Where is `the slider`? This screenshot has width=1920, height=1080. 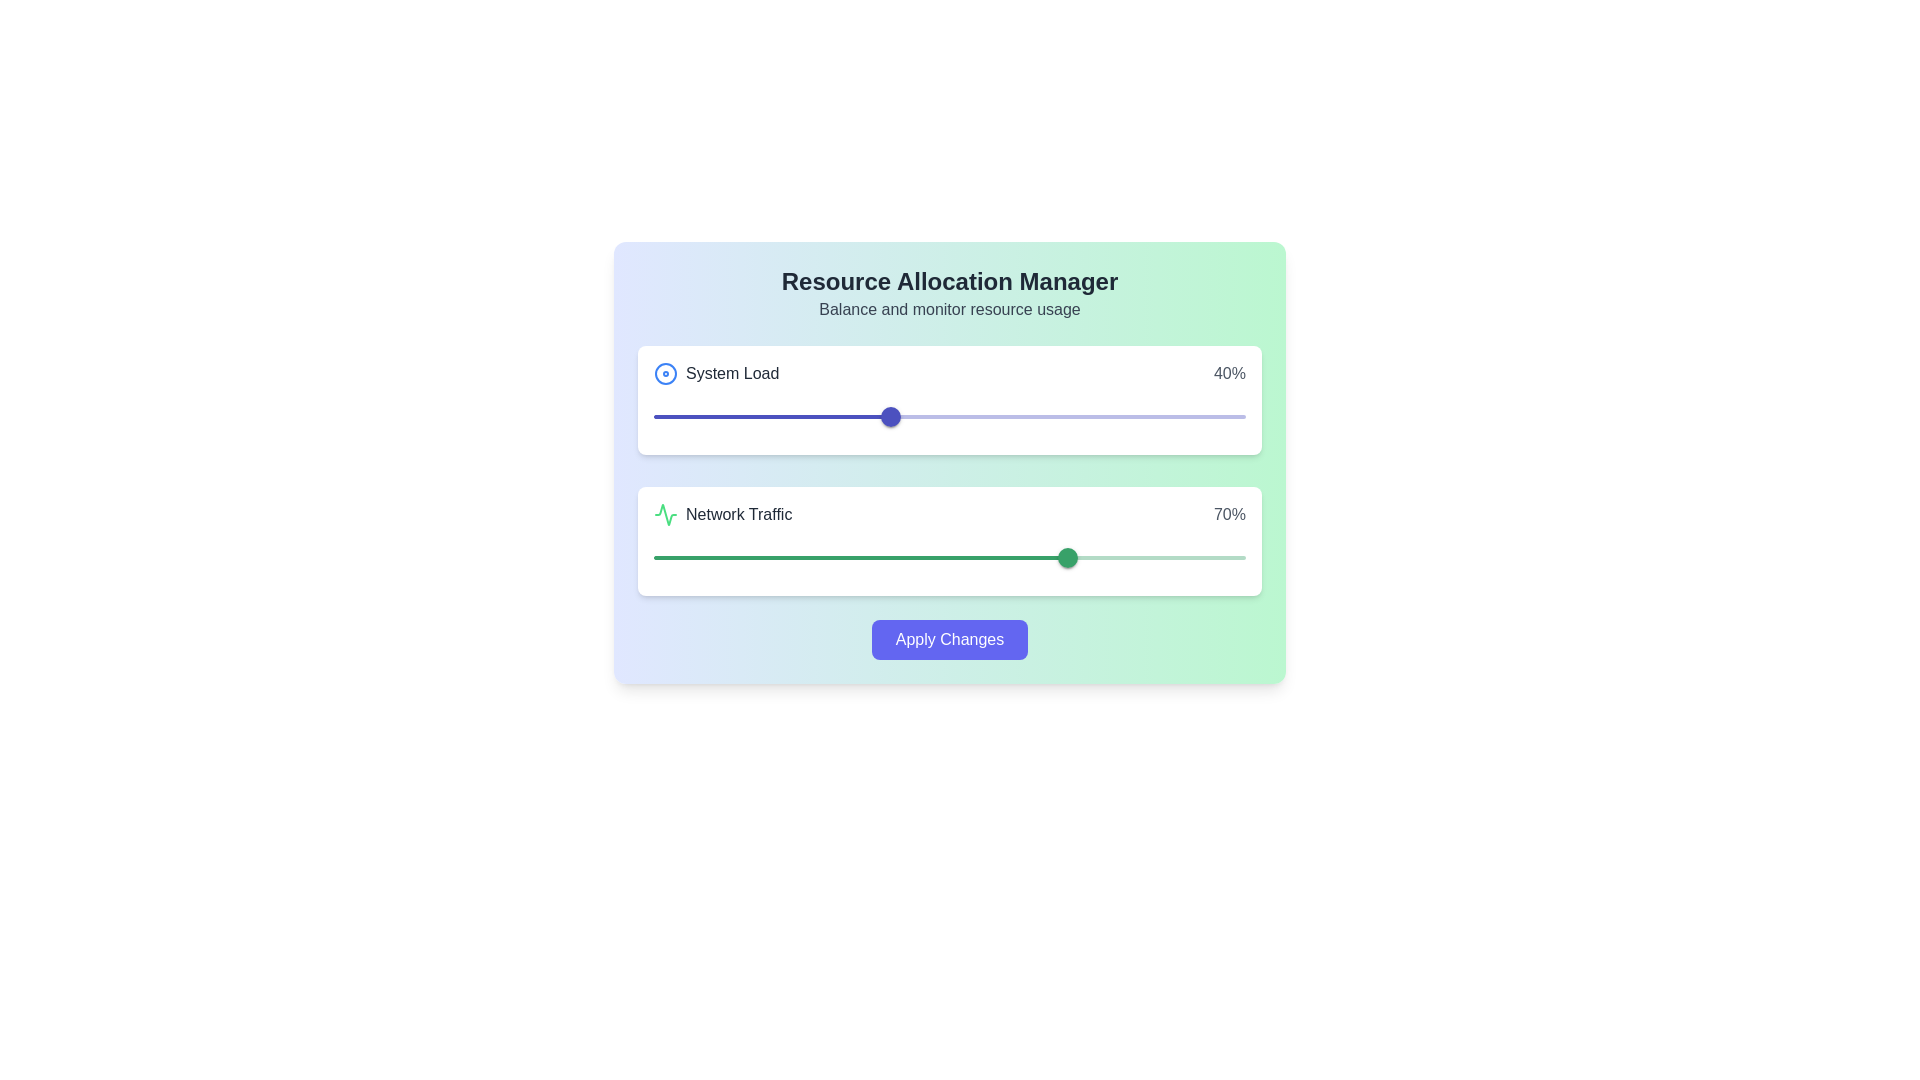
the slider is located at coordinates (1108, 558).